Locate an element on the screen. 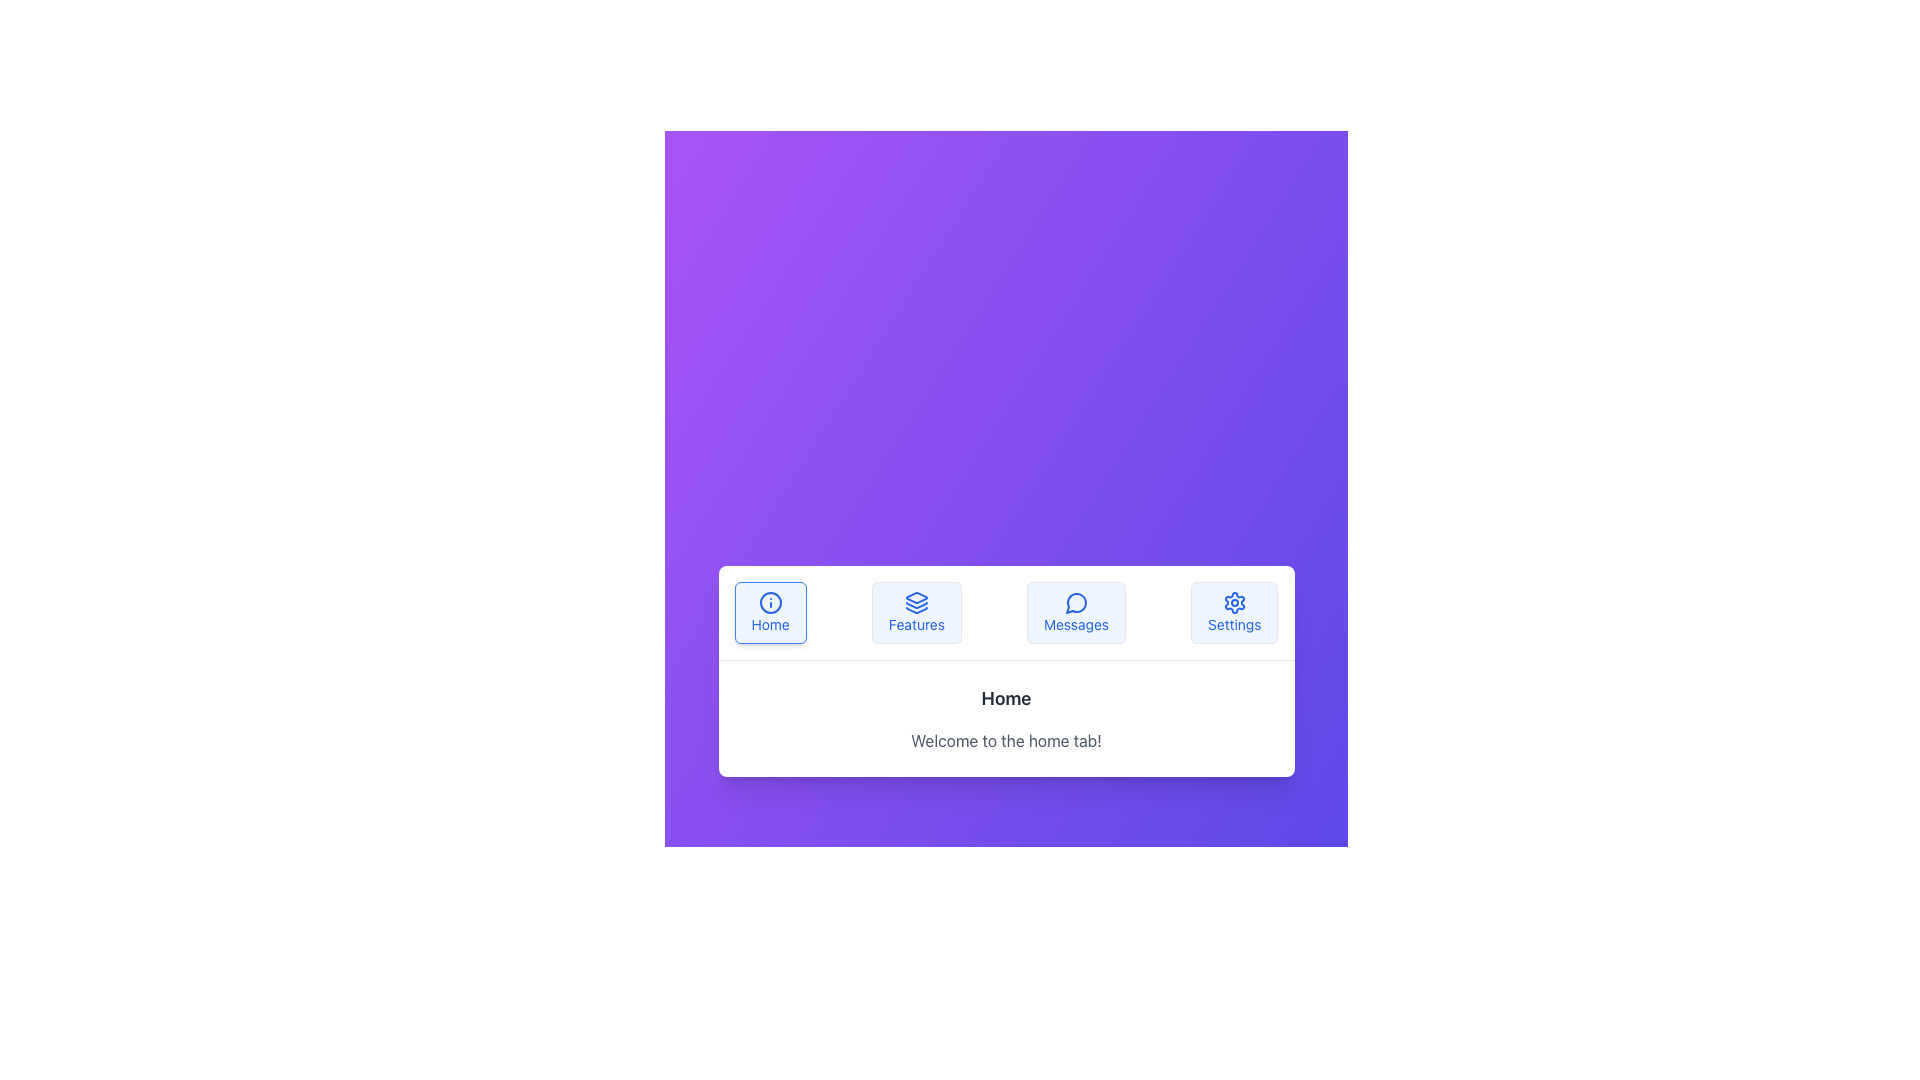  the topmost triangular icon in the SVG graphic representing stacked layers is located at coordinates (915, 596).